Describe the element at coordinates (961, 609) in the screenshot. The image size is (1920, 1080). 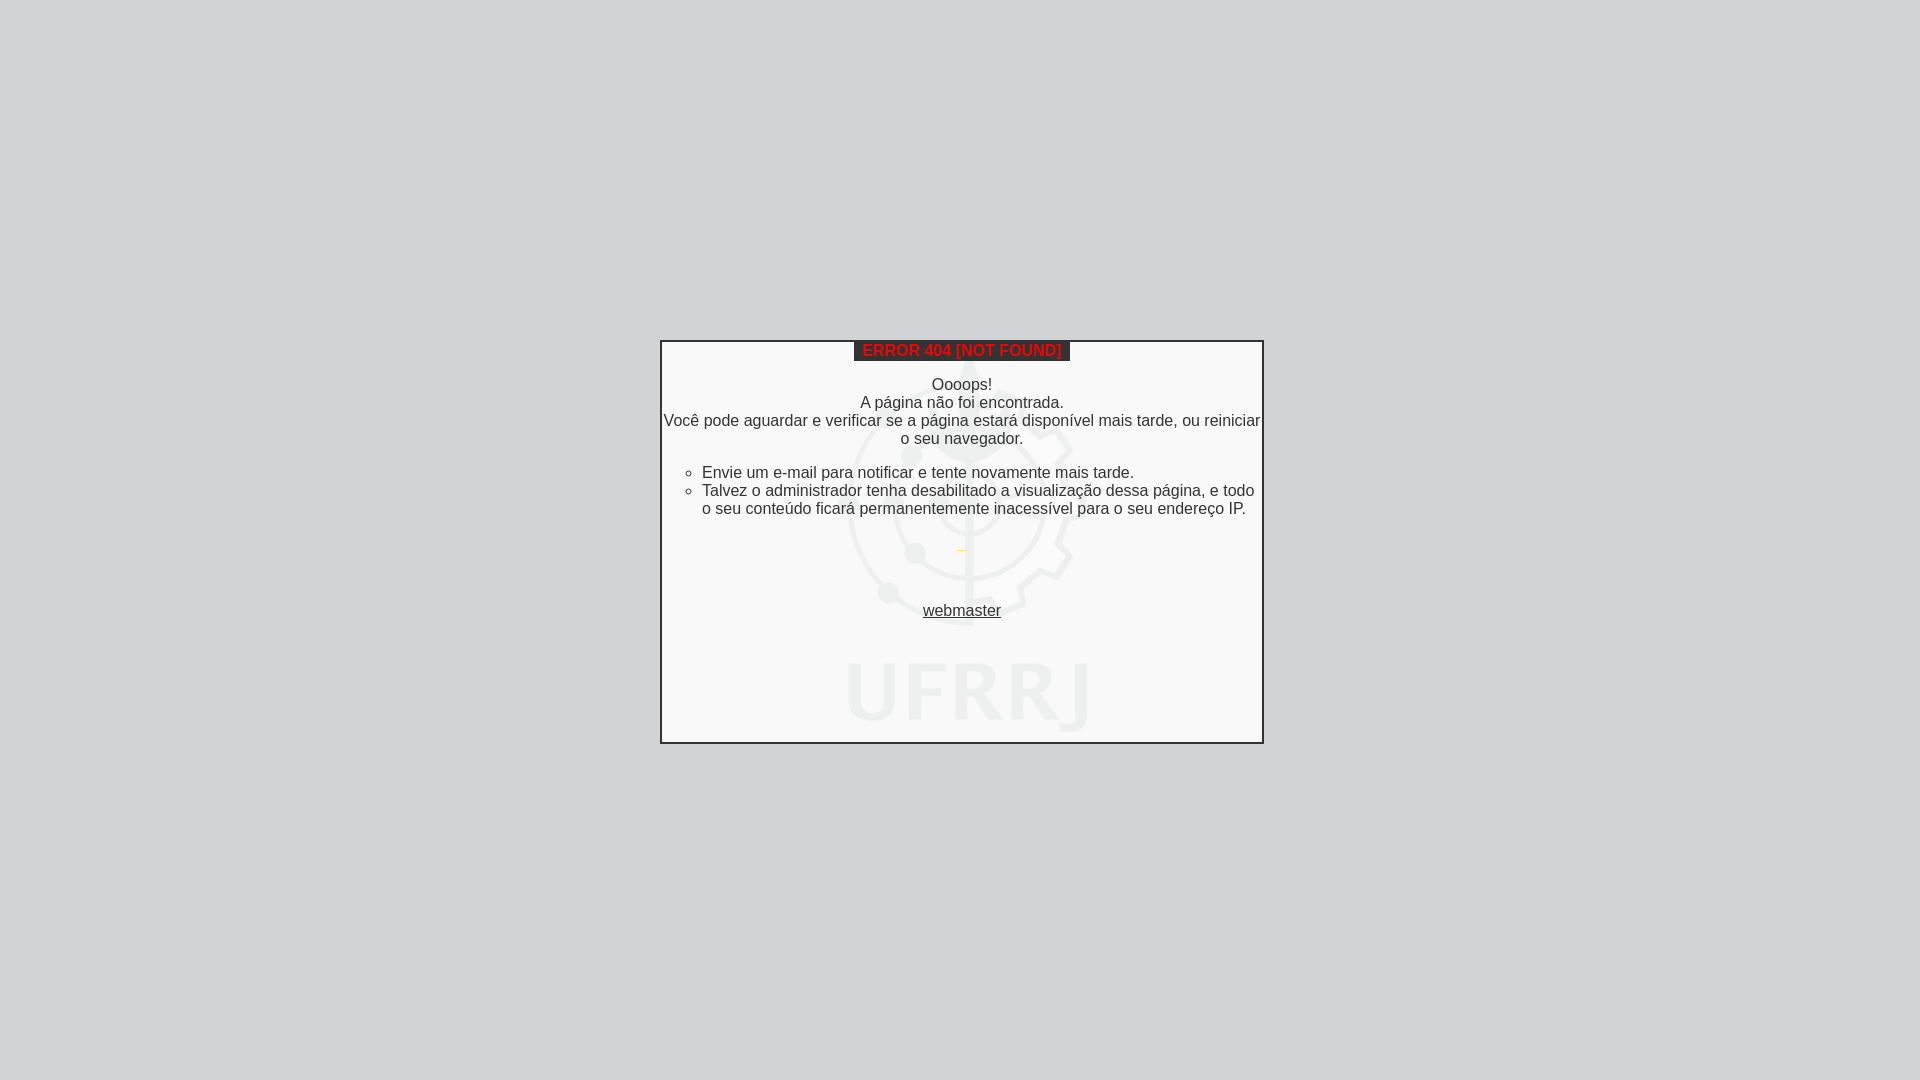
I see `'webmaster'` at that location.